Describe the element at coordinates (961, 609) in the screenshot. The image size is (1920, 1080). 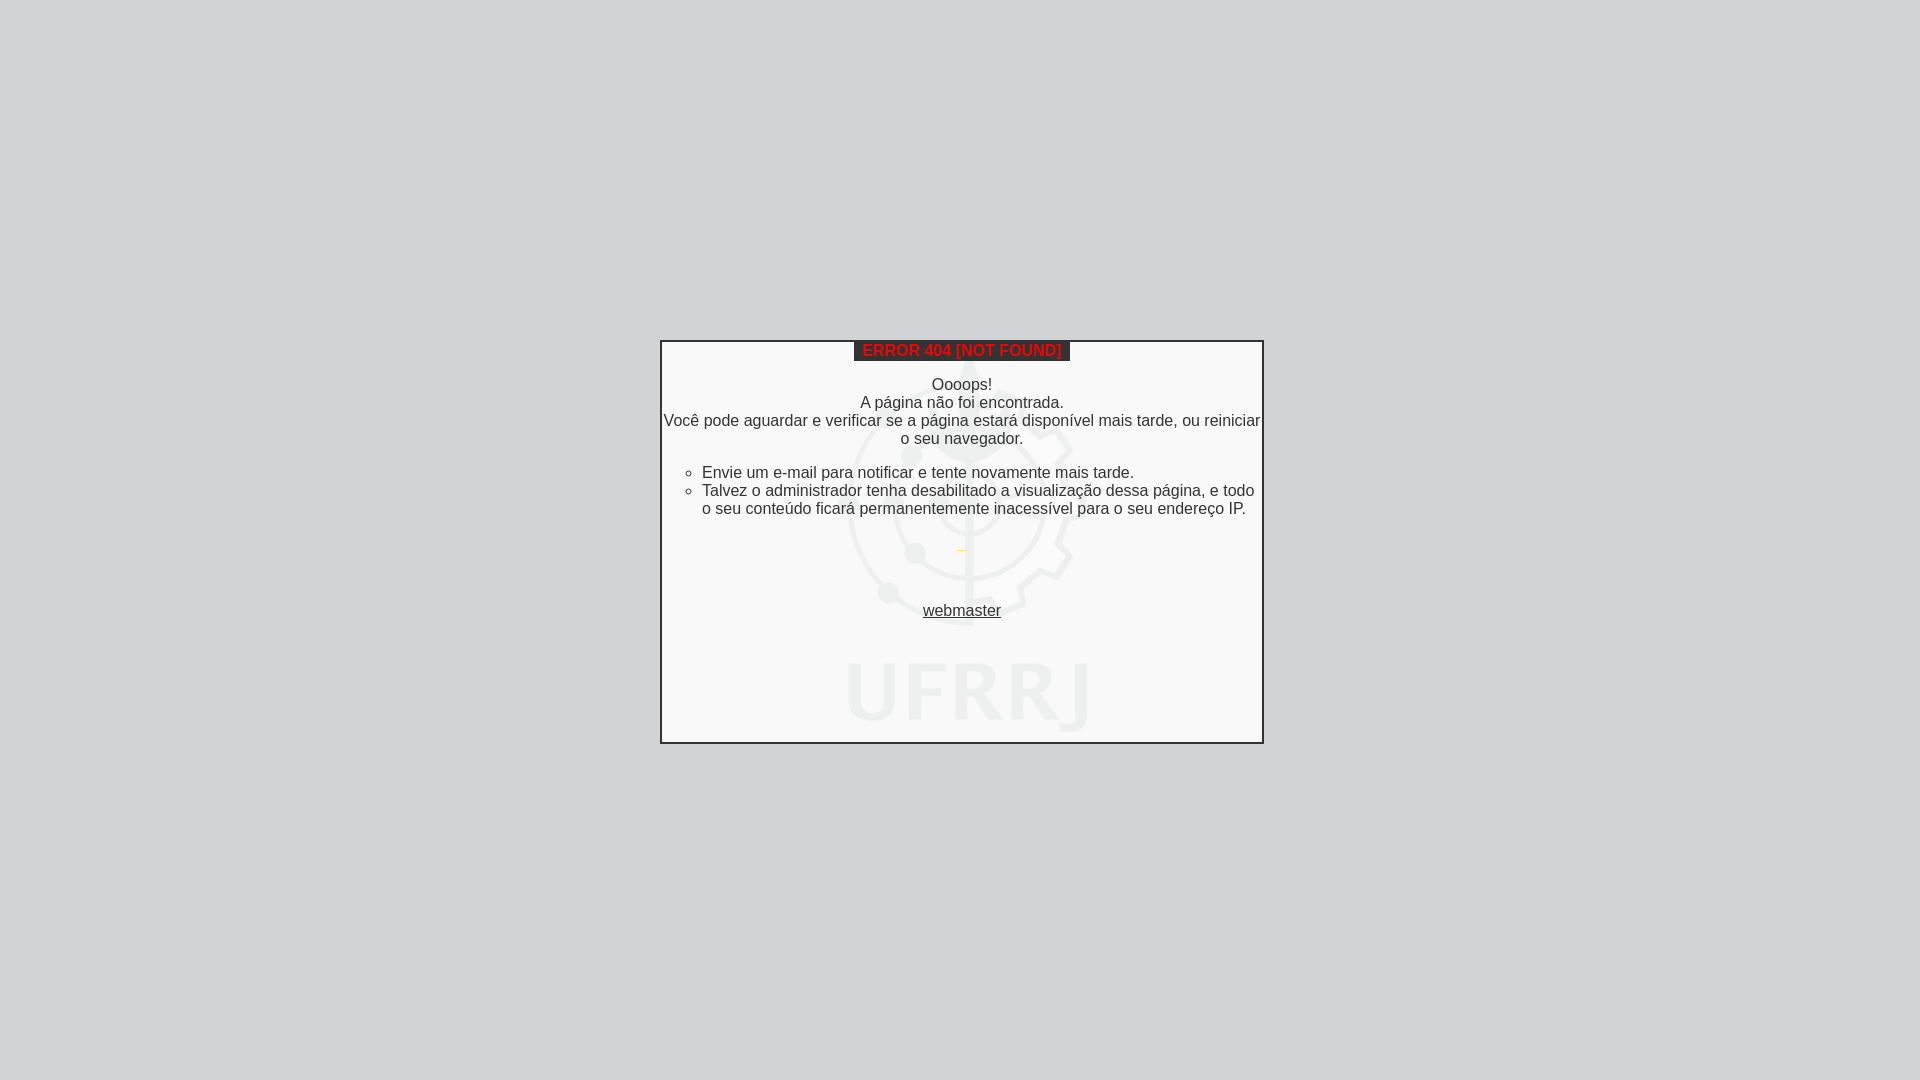
I see `'webmaster'` at that location.